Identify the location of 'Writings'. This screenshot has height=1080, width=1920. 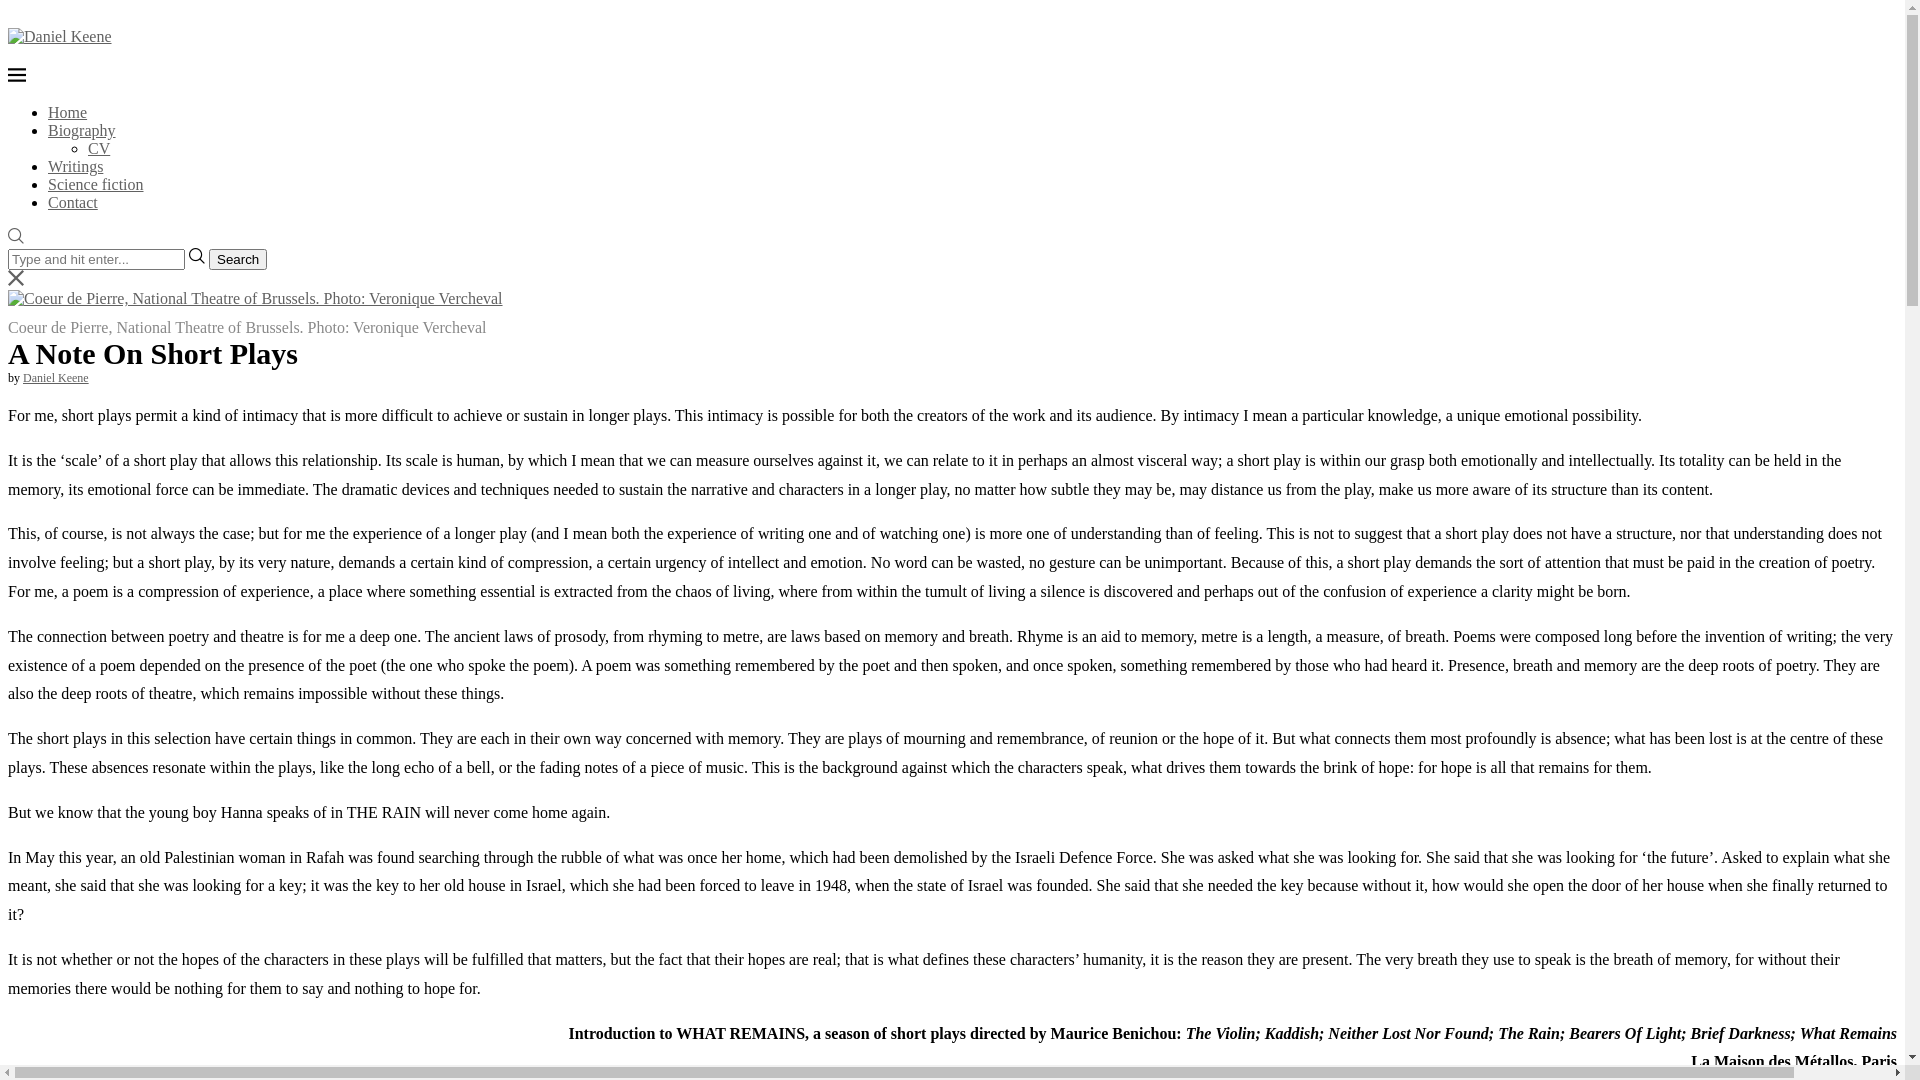
(75, 165).